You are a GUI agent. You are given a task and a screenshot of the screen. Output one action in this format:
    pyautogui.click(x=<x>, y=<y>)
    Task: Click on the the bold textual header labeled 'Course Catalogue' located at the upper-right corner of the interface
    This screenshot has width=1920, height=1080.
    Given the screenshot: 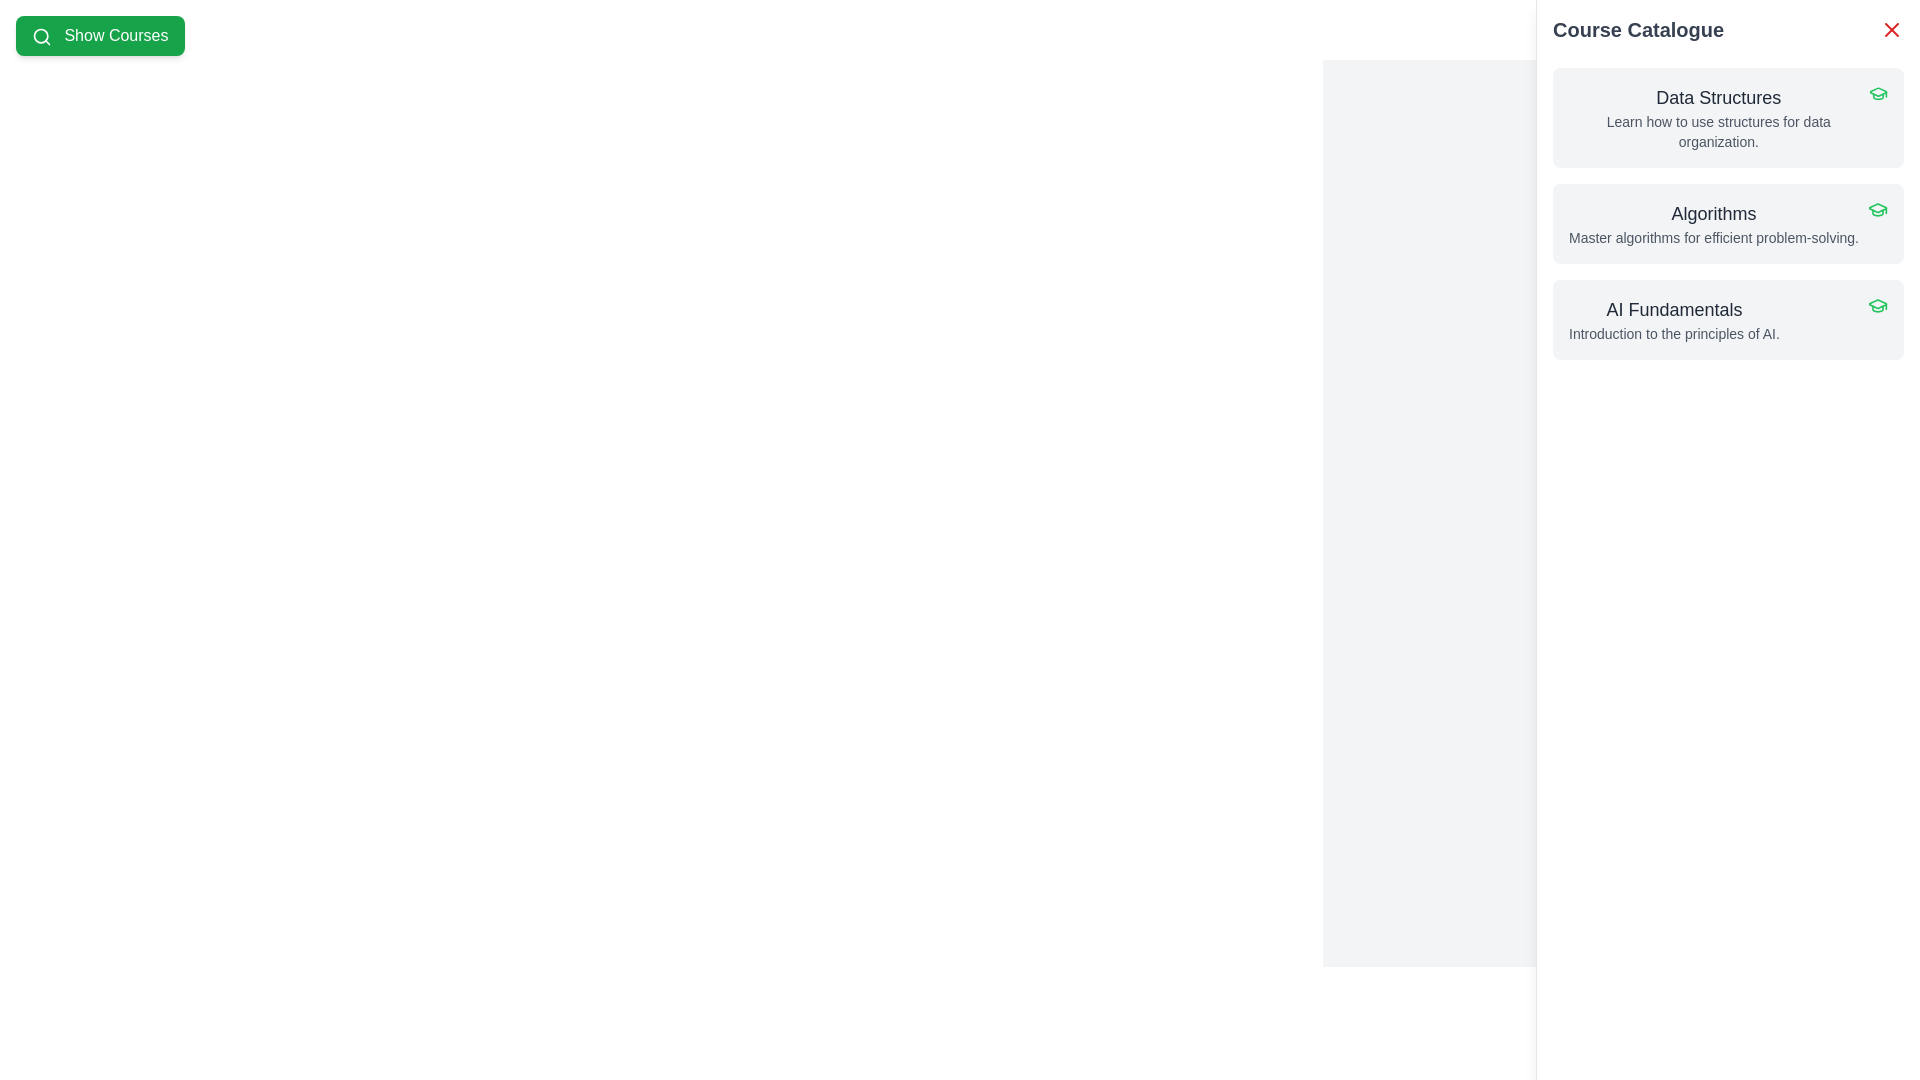 What is the action you would take?
    pyautogui.click(x=1638, y=30)
    